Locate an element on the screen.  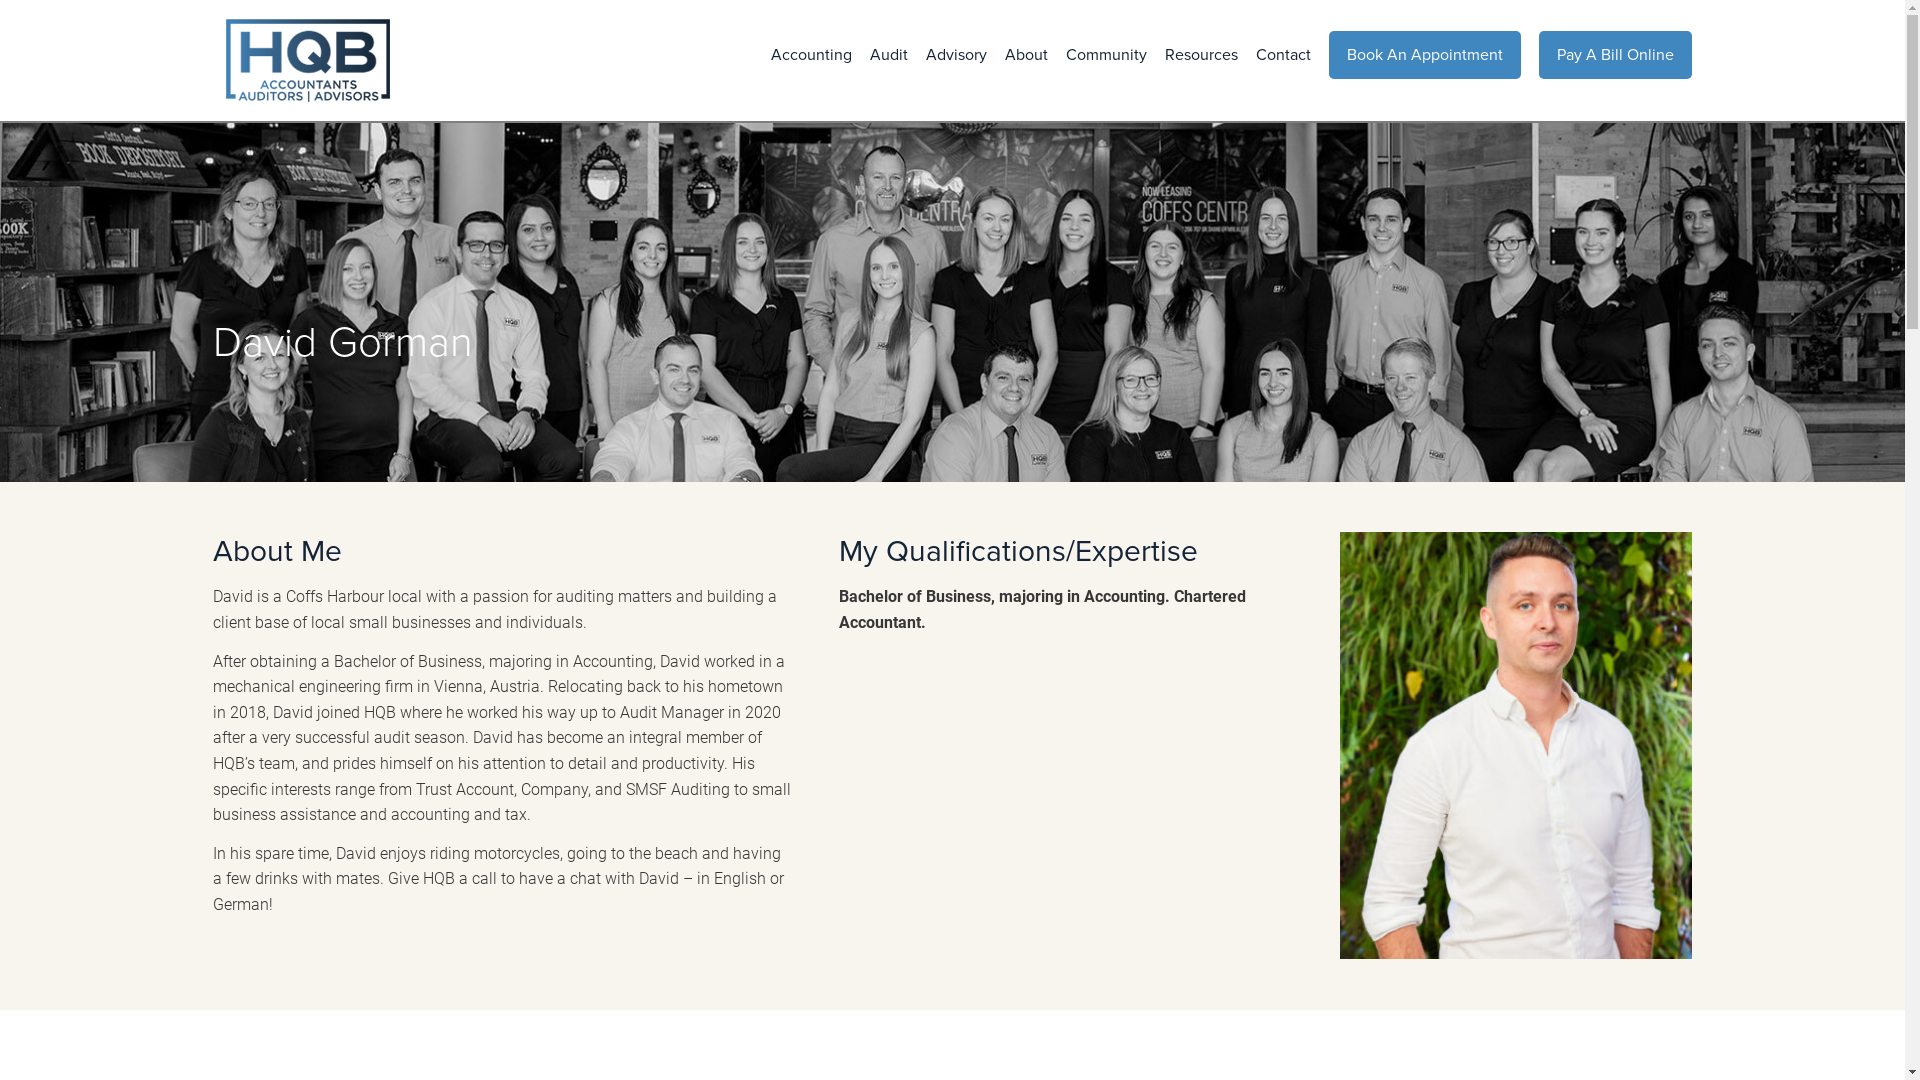
'About' is located at coordinates (1017, 53).